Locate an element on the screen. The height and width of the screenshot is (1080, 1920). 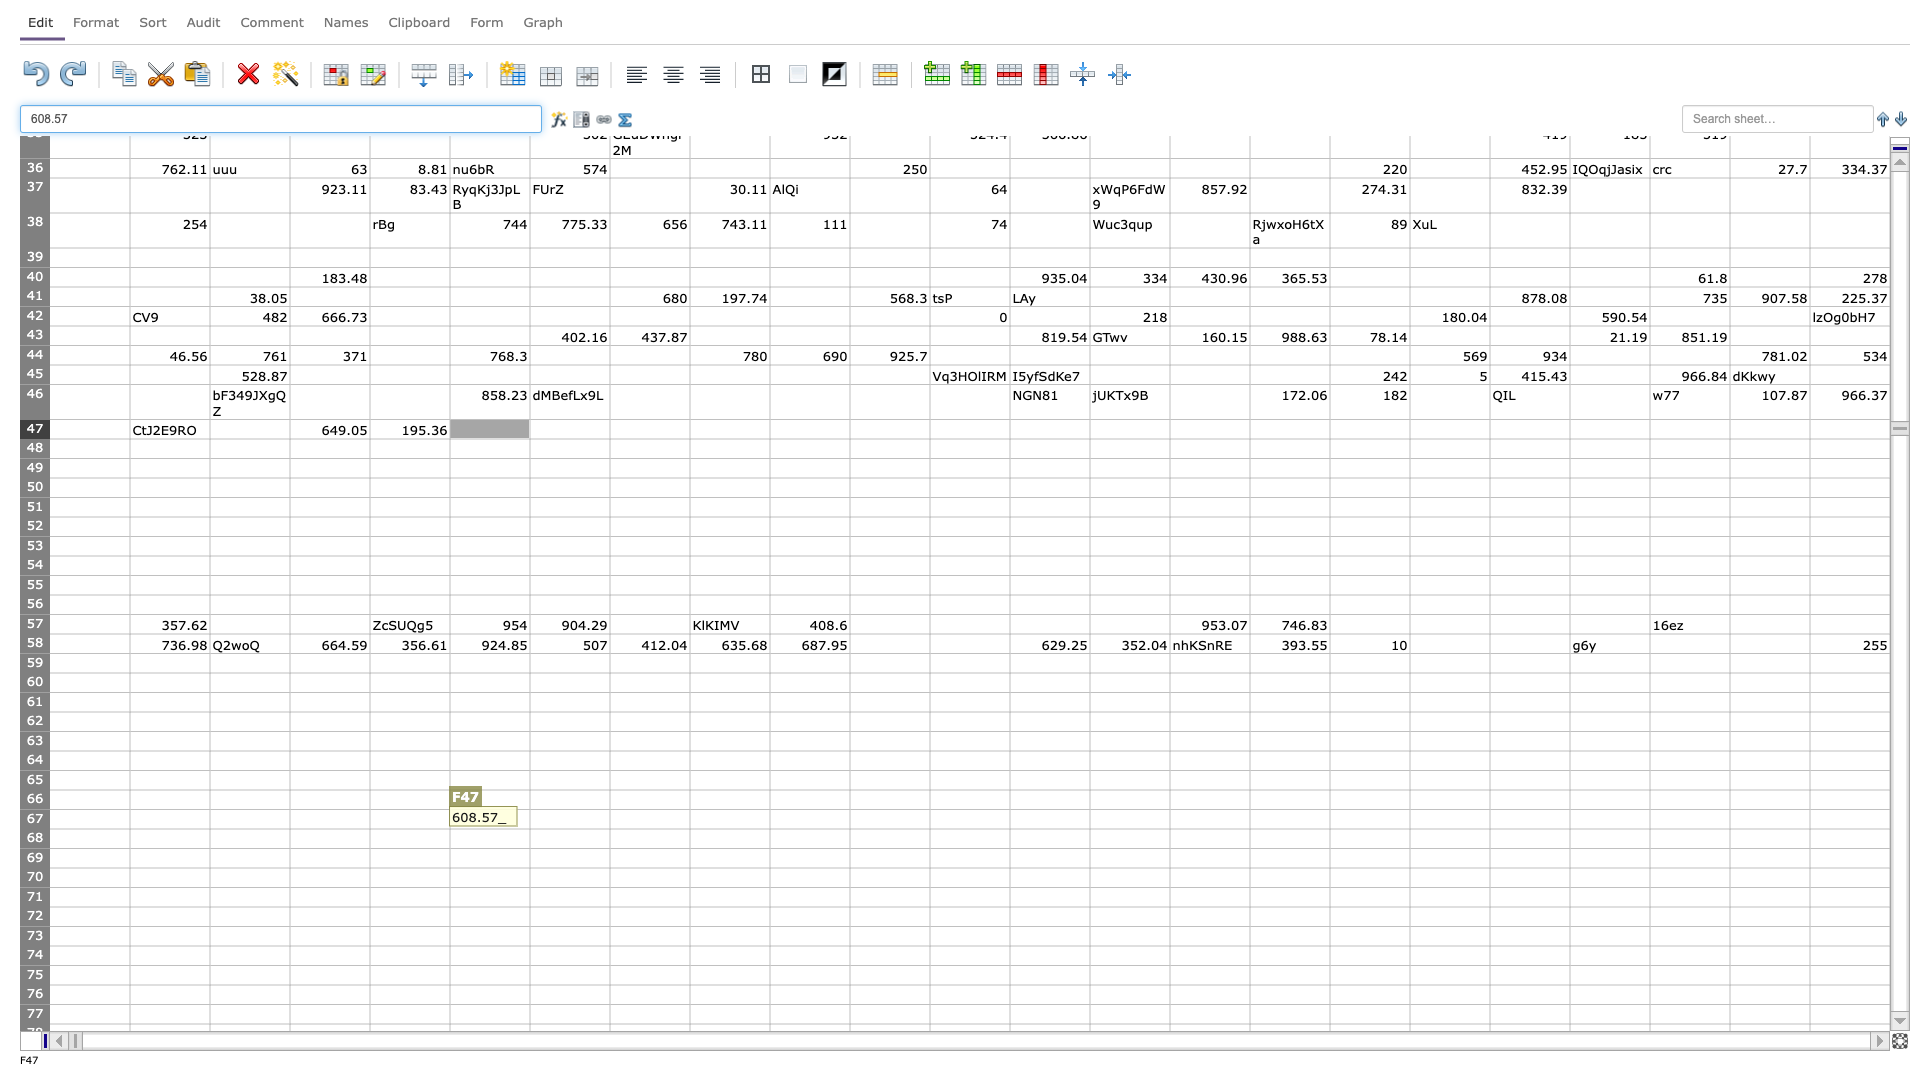
Bottom right corner of cell H-67 is located at coordinates (690, 829).